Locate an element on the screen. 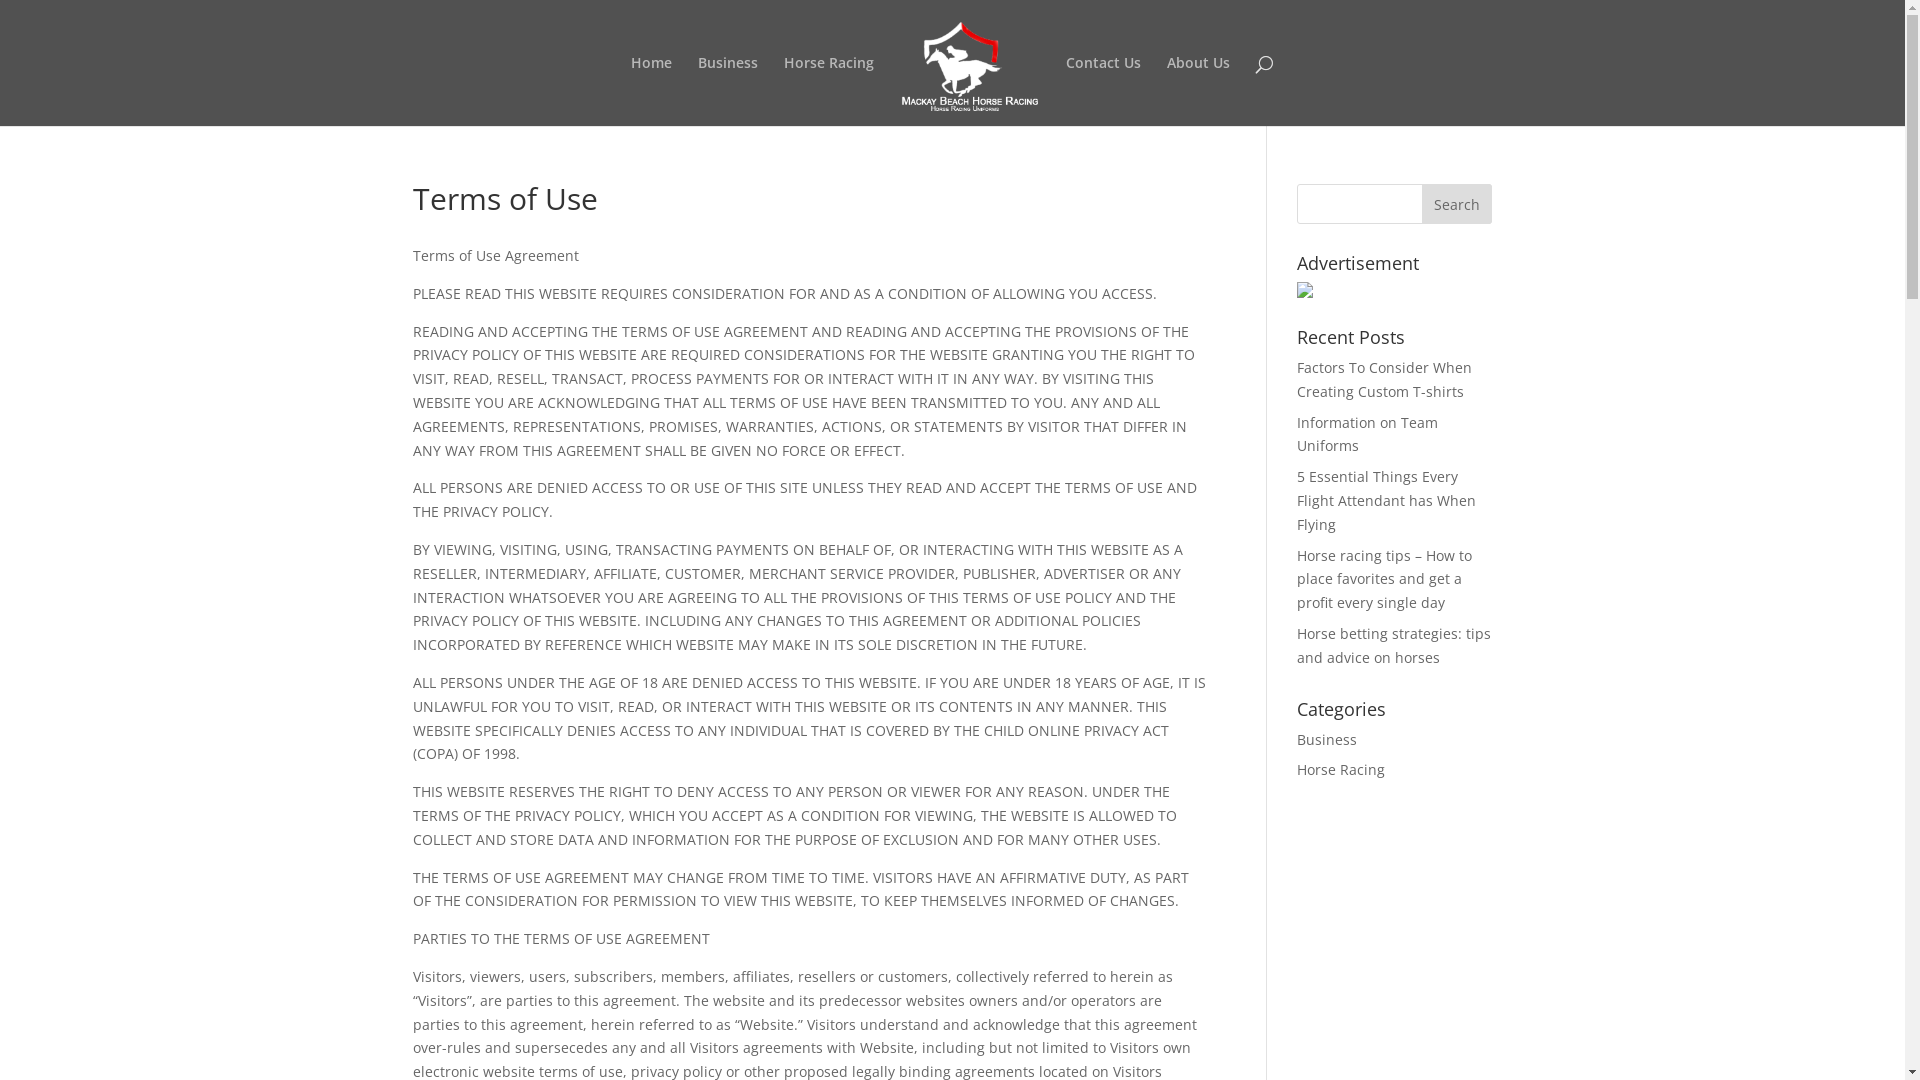 Image resolution: width=1920 pixels, height=1080 pixels. '5 Essential Things Every Flight Attendant has When Flying' is located at coordinates (1385, 499).